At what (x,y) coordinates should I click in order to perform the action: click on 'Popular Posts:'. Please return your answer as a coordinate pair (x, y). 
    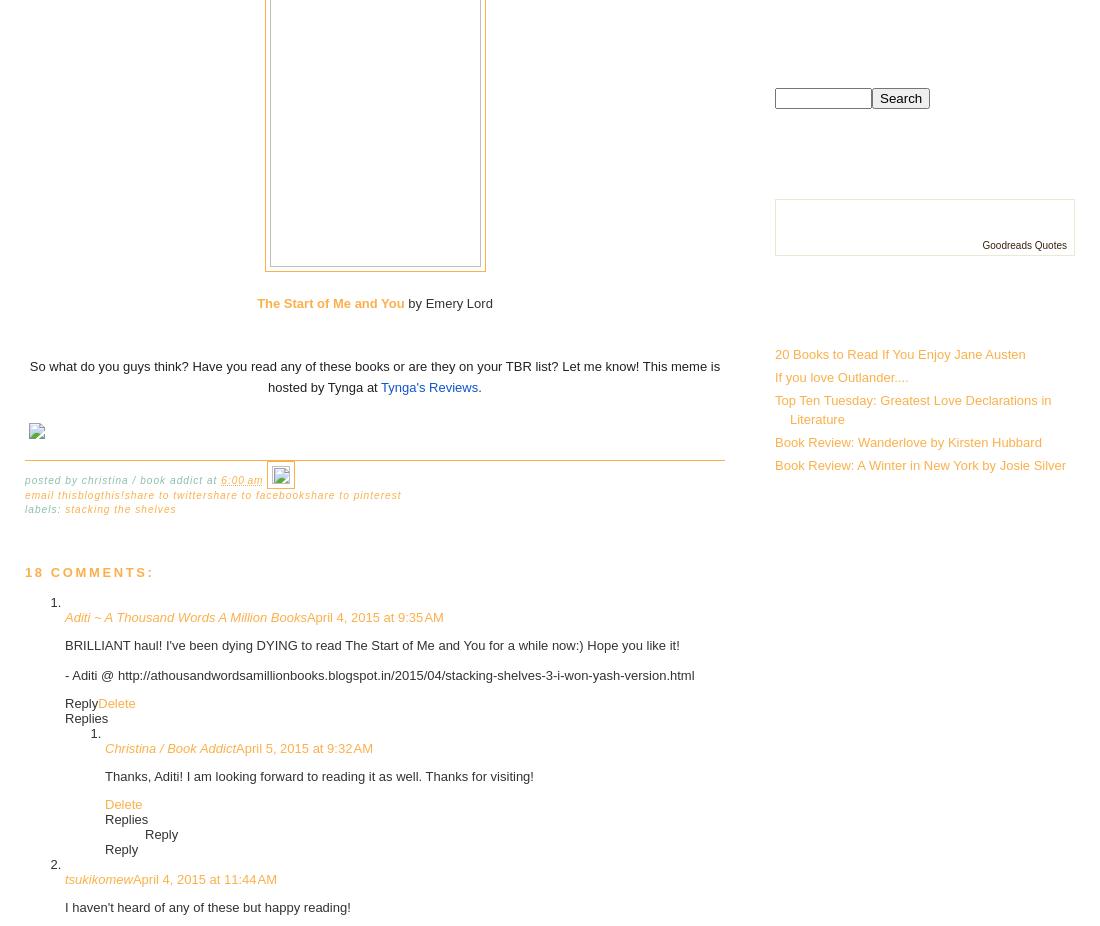
    Looking at the image, I should click on (870, 311).